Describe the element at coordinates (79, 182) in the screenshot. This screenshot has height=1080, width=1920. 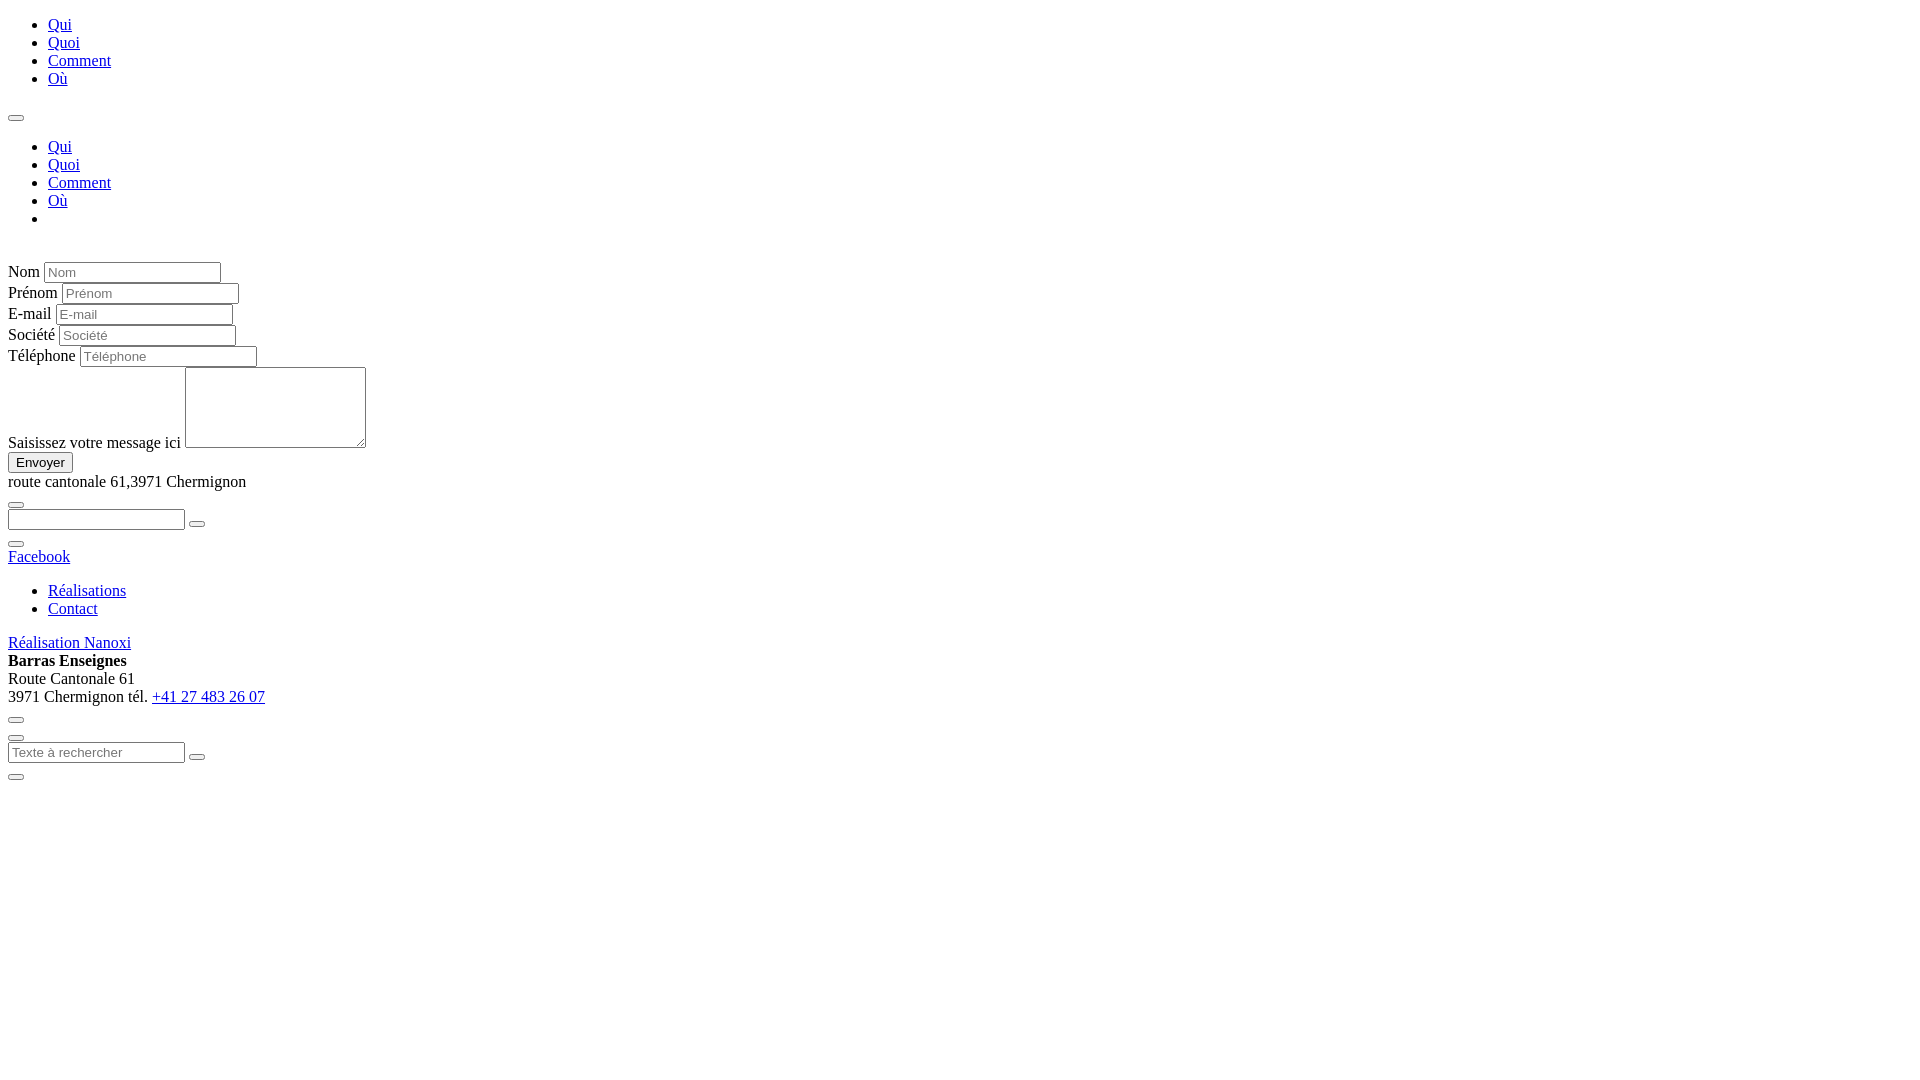
I see `'Comment'` at that location.